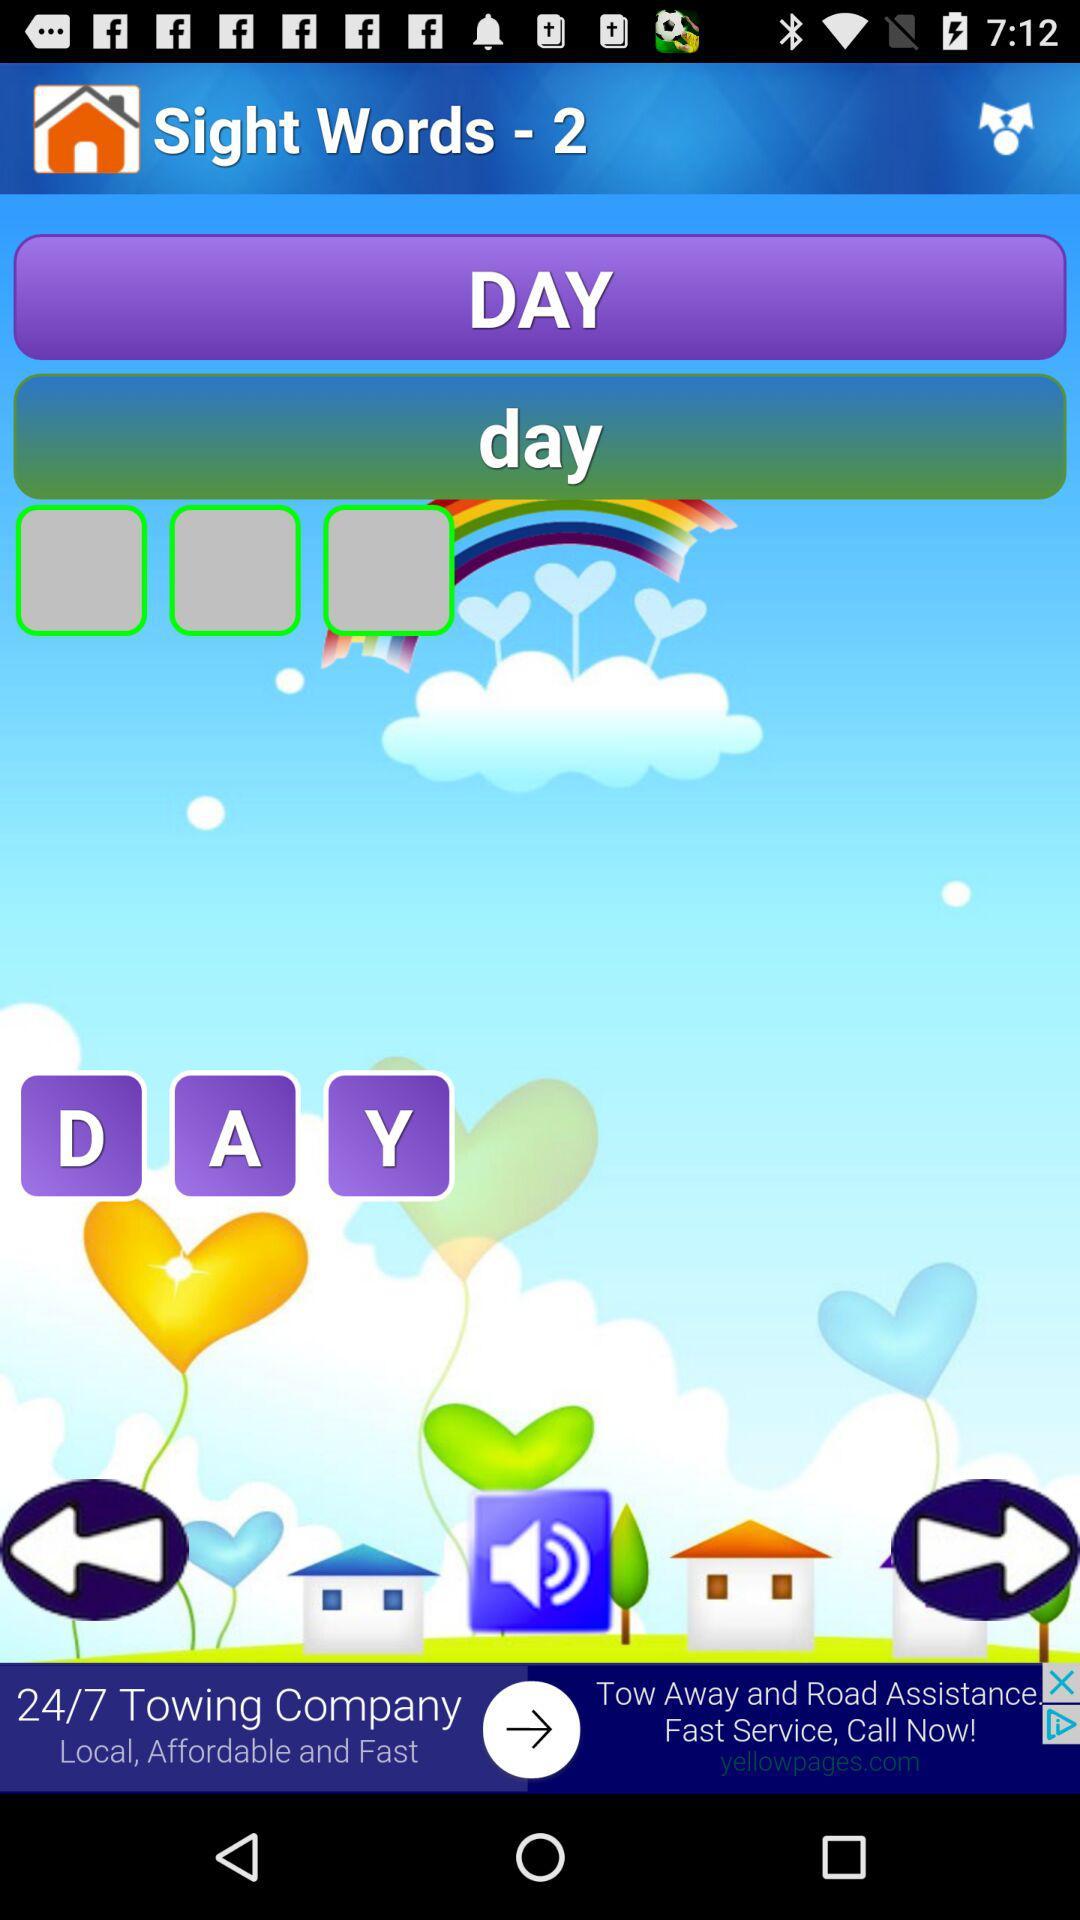 The width and height of the screenshot is (1080, 1920). I want to click on the arrow_forward icon, so click(984, 1658).